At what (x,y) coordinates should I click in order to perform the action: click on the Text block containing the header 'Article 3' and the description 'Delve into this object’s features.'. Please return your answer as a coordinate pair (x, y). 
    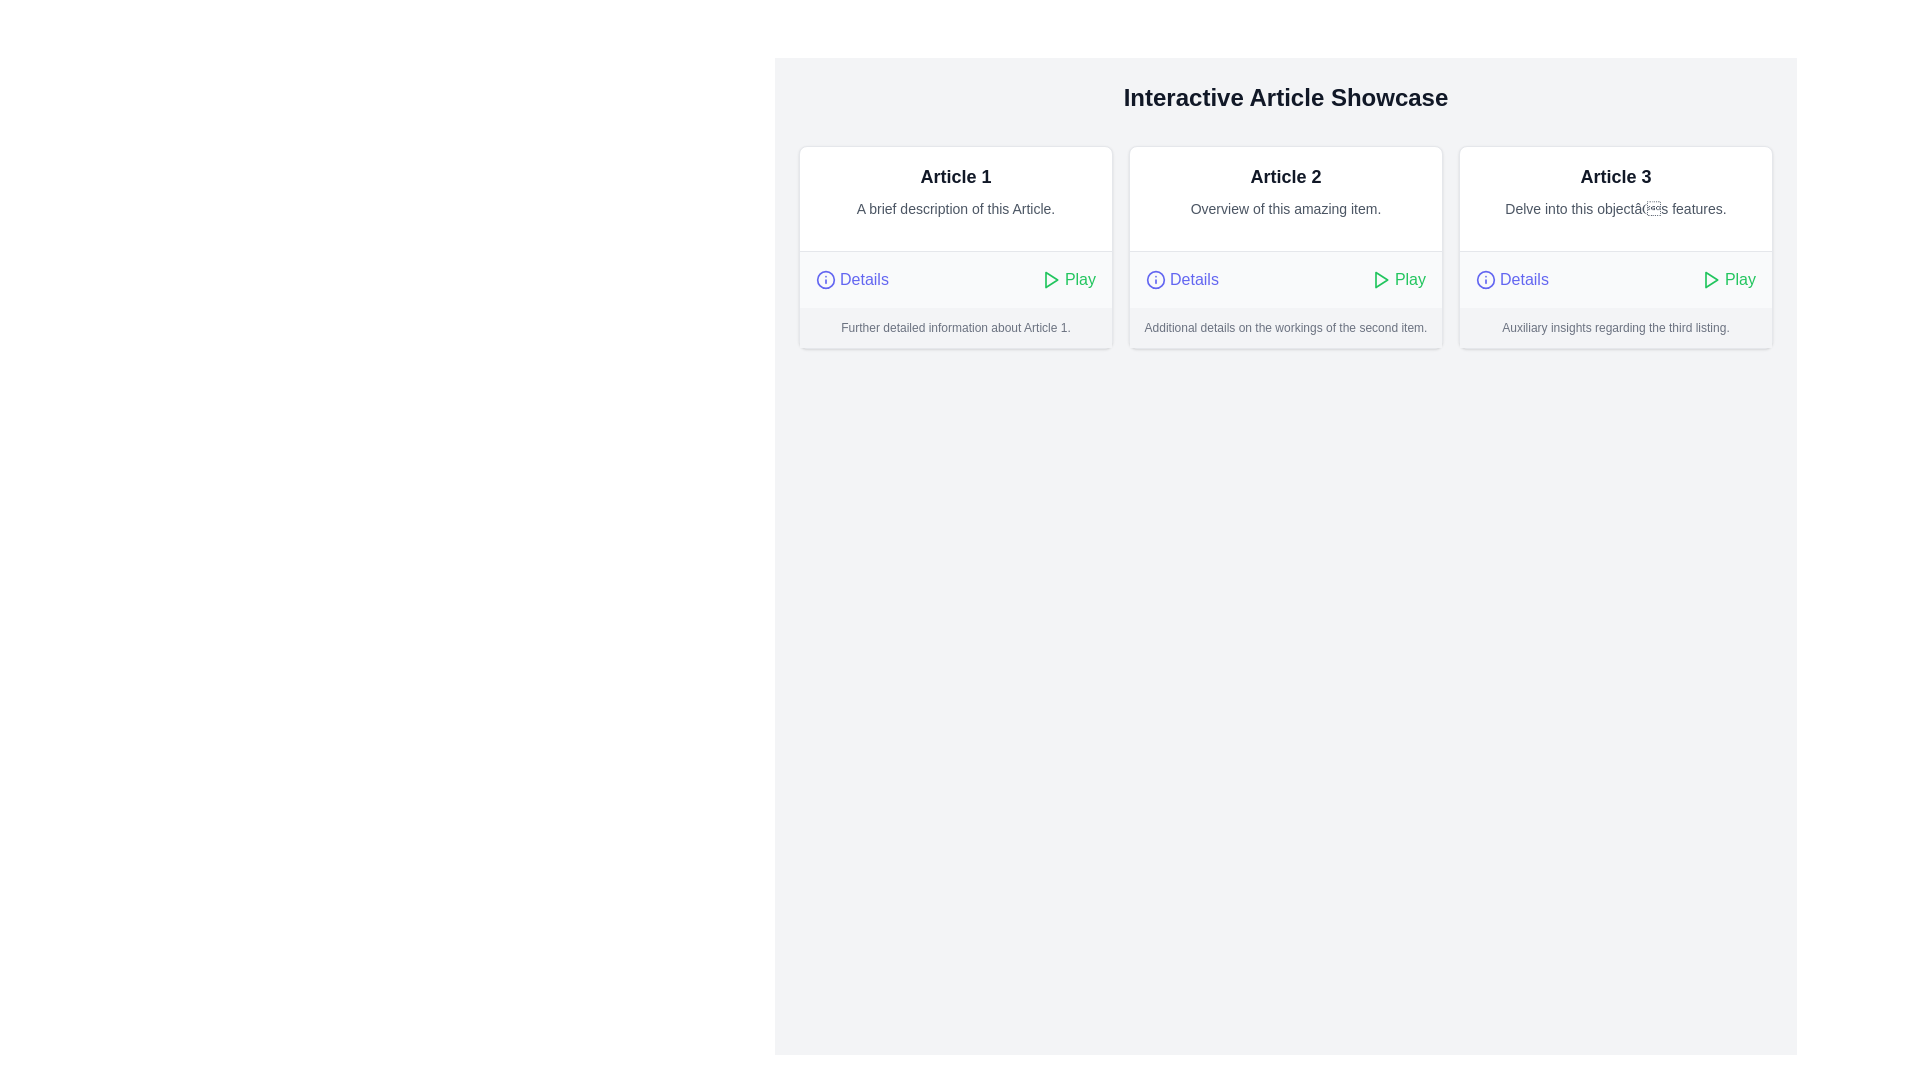
    Looking at the image, I should click on (1616, 199).